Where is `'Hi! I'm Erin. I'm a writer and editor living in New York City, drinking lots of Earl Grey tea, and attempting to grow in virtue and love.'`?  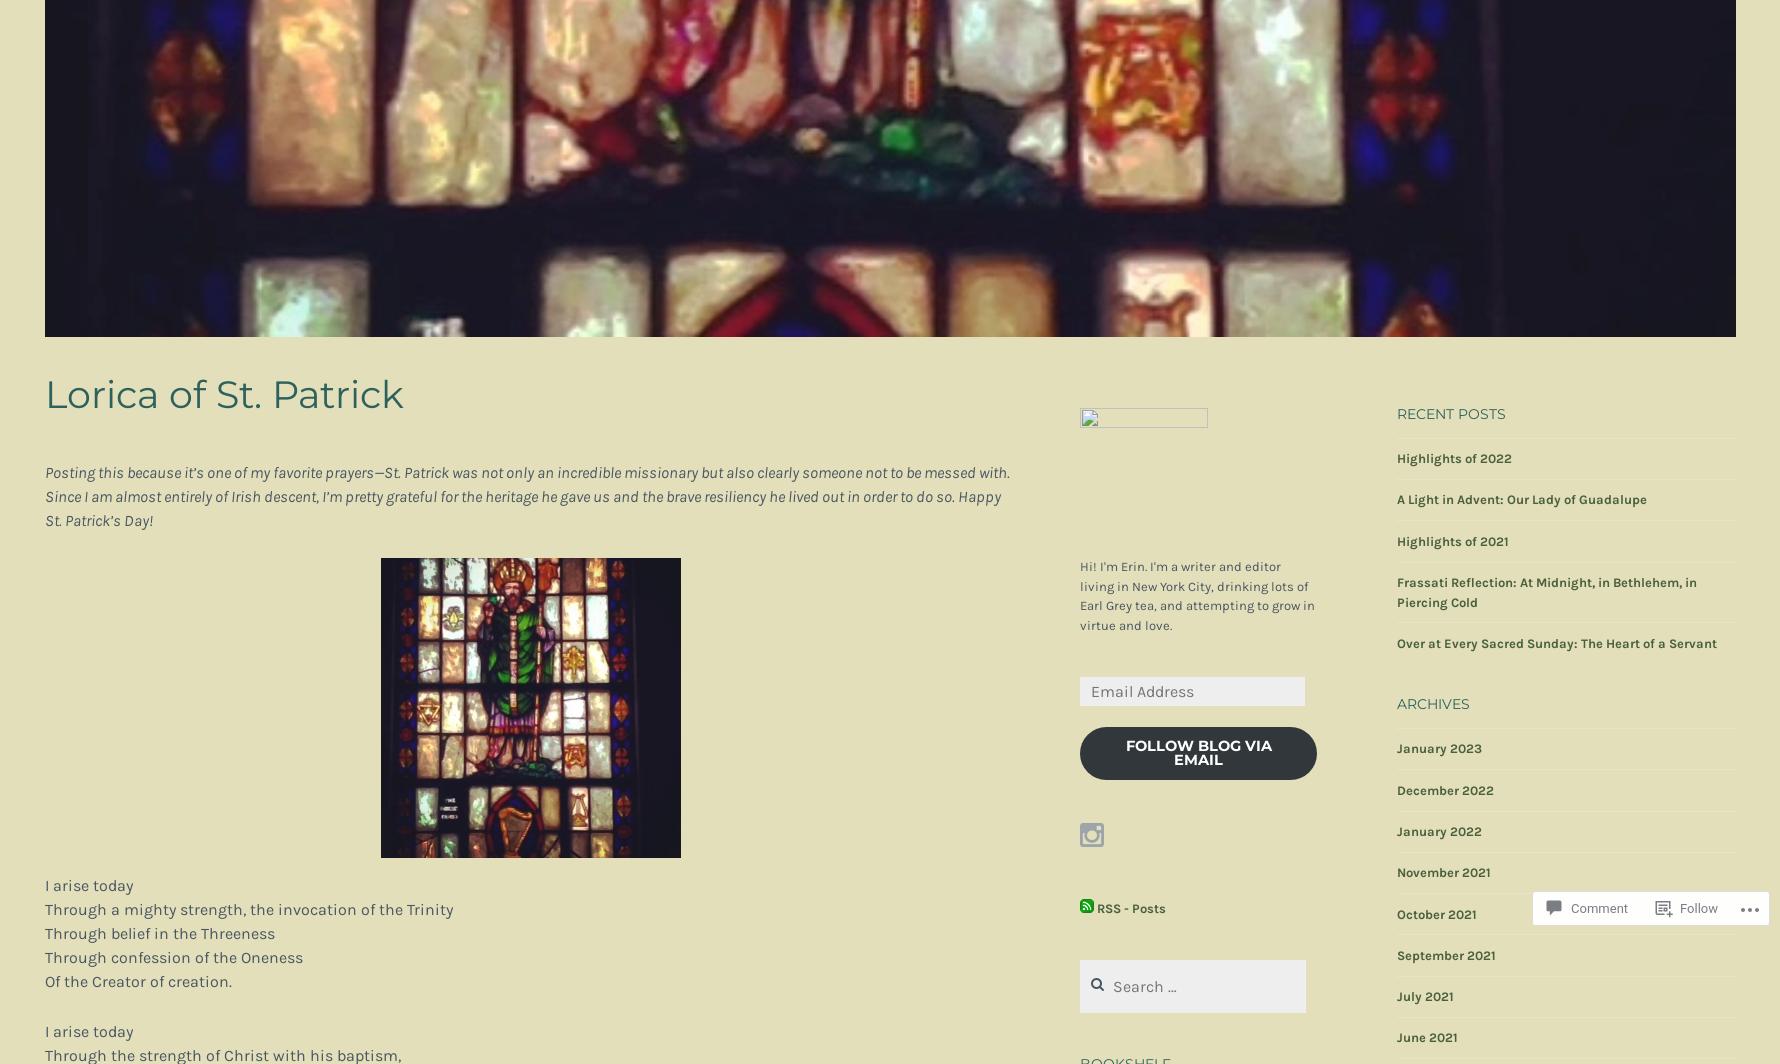 'Hi! I'm Erin. I'm a writer and editor living in New York City, drinking lots of Earl Grey tea, and attempting to grow in virtue and love.' is located at coordinates (1197, 595).